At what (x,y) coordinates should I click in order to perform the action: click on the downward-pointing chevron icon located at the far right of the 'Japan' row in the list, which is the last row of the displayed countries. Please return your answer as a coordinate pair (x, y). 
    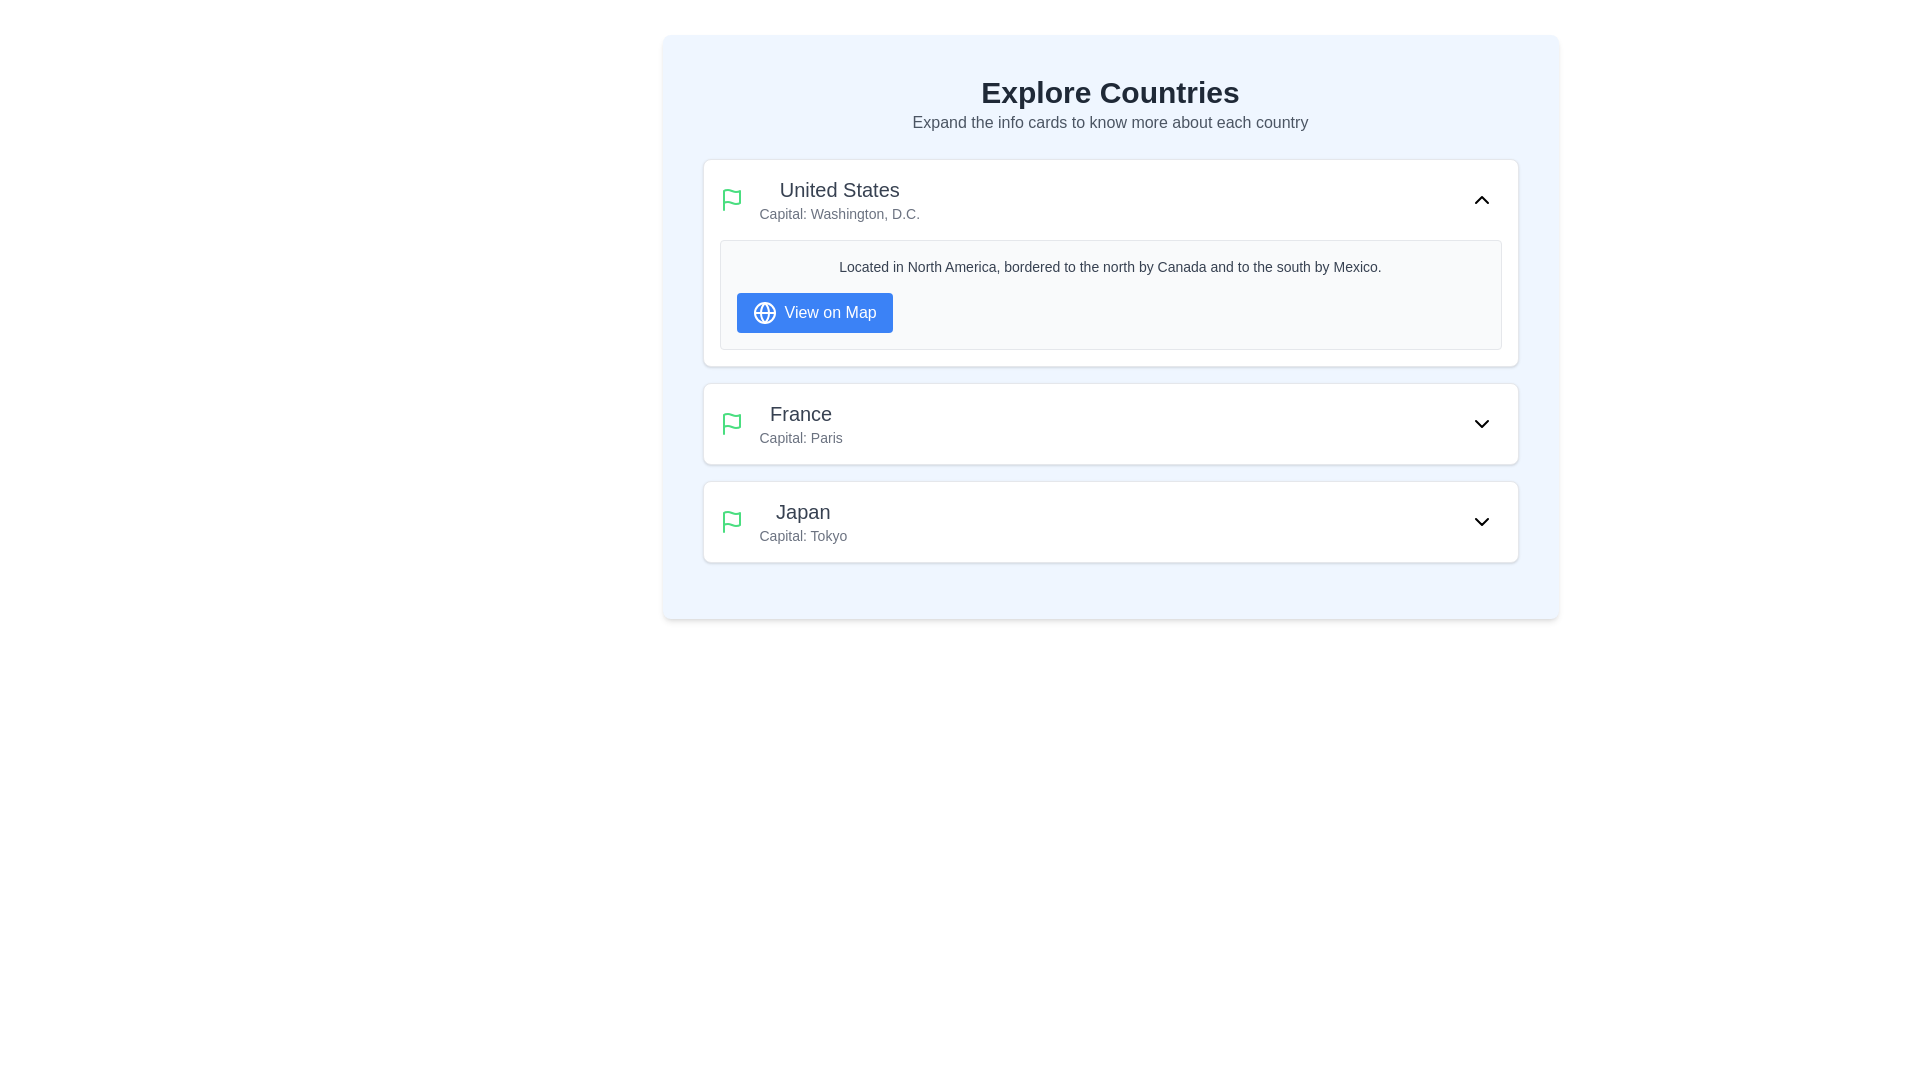
    Looking at the image, I should click on (1481, 520).